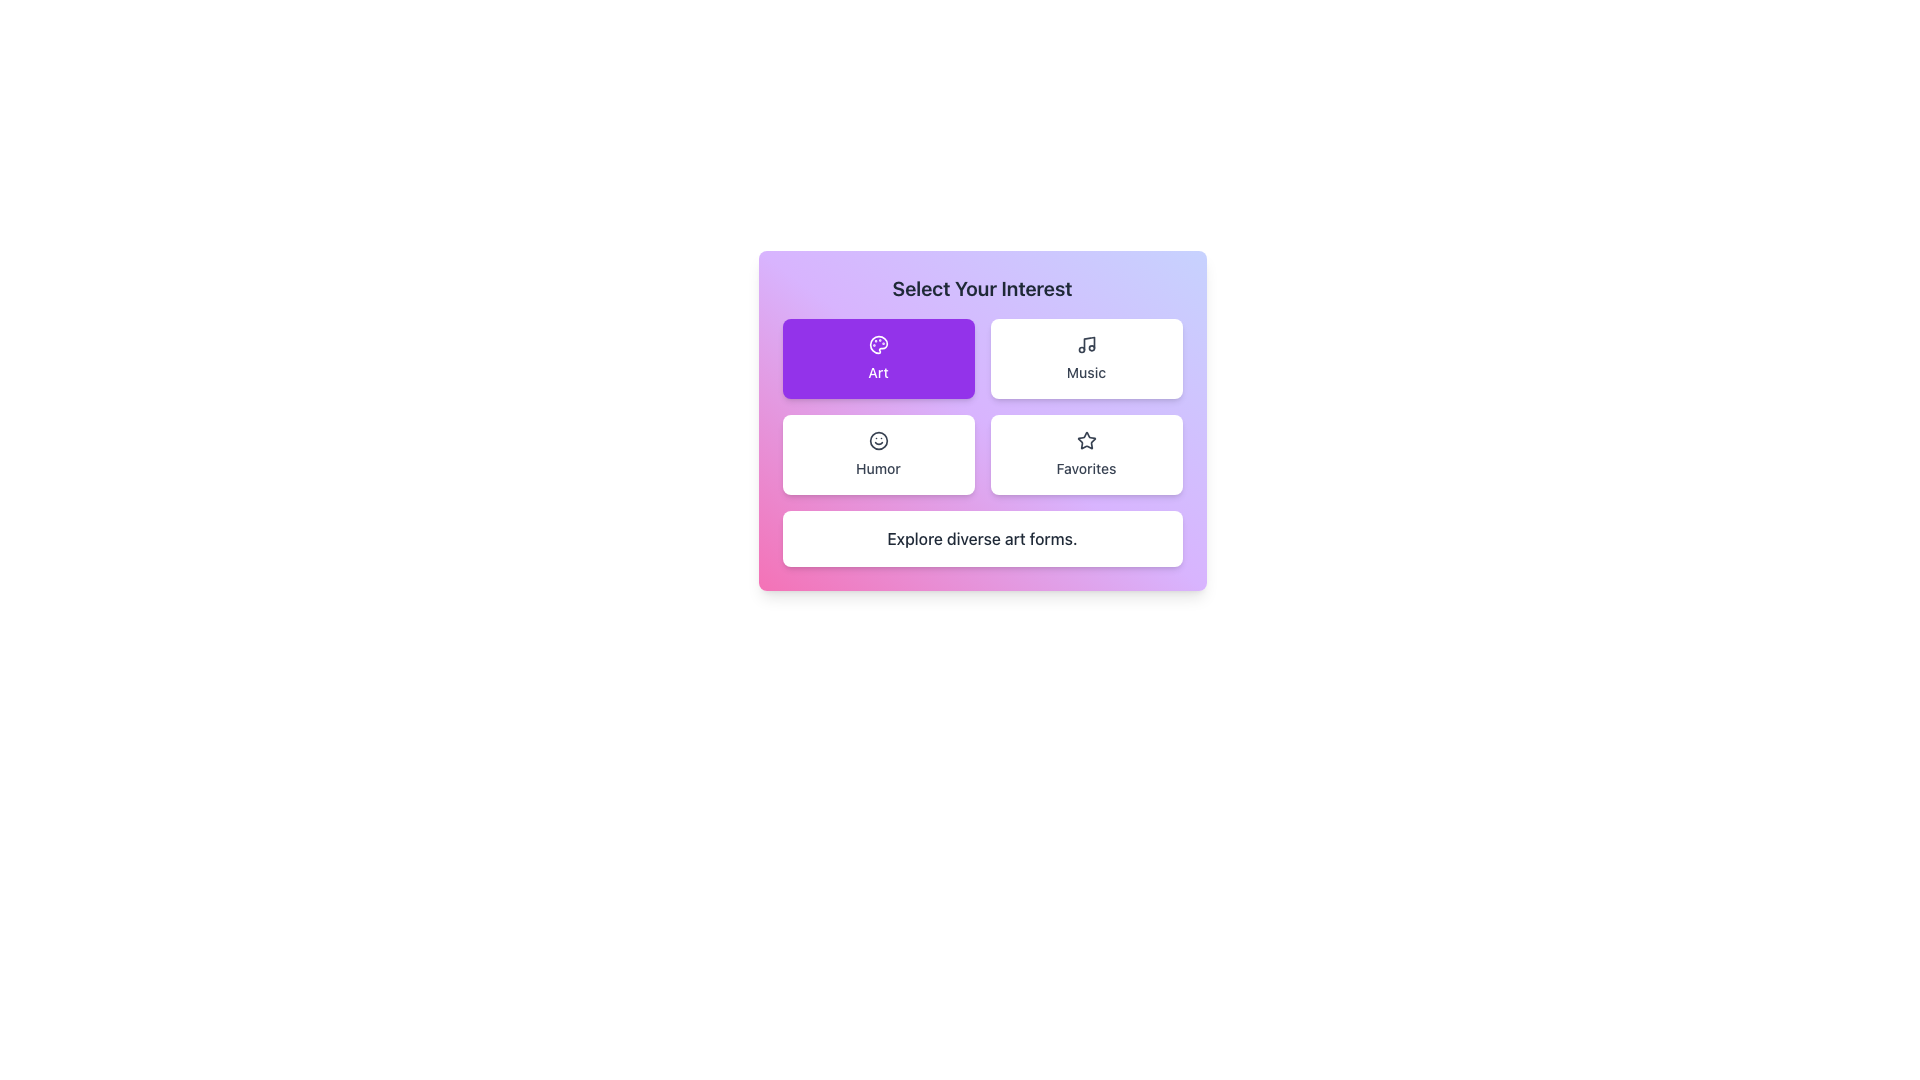 The image size is (1920, 1080). Describe the element at coordinates (982, 538) in the screenshot. I see `the text element displaying 'Explore diverse art forms.' which is styled in gray color and located below the interest buttons 'Art' and 'Music'` at that location.